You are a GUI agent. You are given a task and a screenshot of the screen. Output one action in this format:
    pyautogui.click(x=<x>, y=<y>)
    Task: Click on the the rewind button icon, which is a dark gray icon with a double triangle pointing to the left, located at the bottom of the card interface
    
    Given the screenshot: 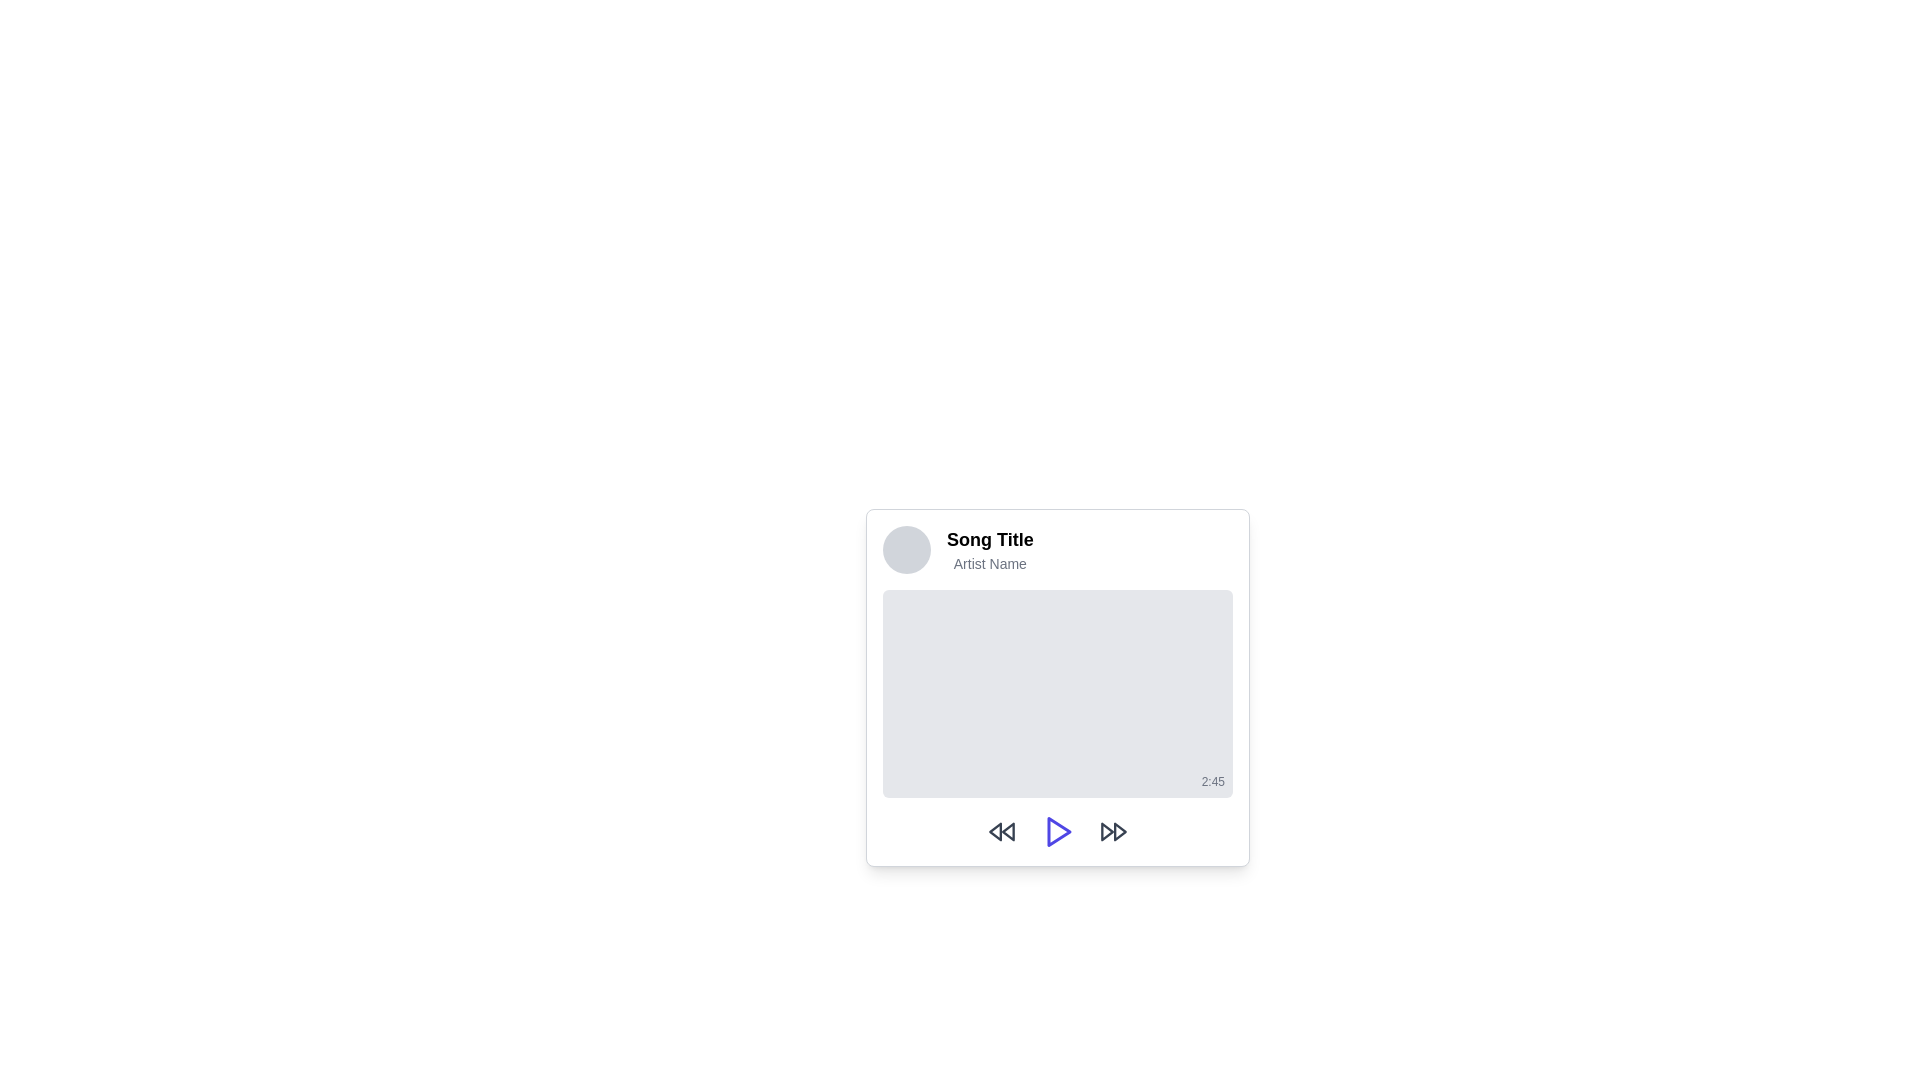 What is the action you would take?
    pyautogui.click(x=1002, y=832)
    